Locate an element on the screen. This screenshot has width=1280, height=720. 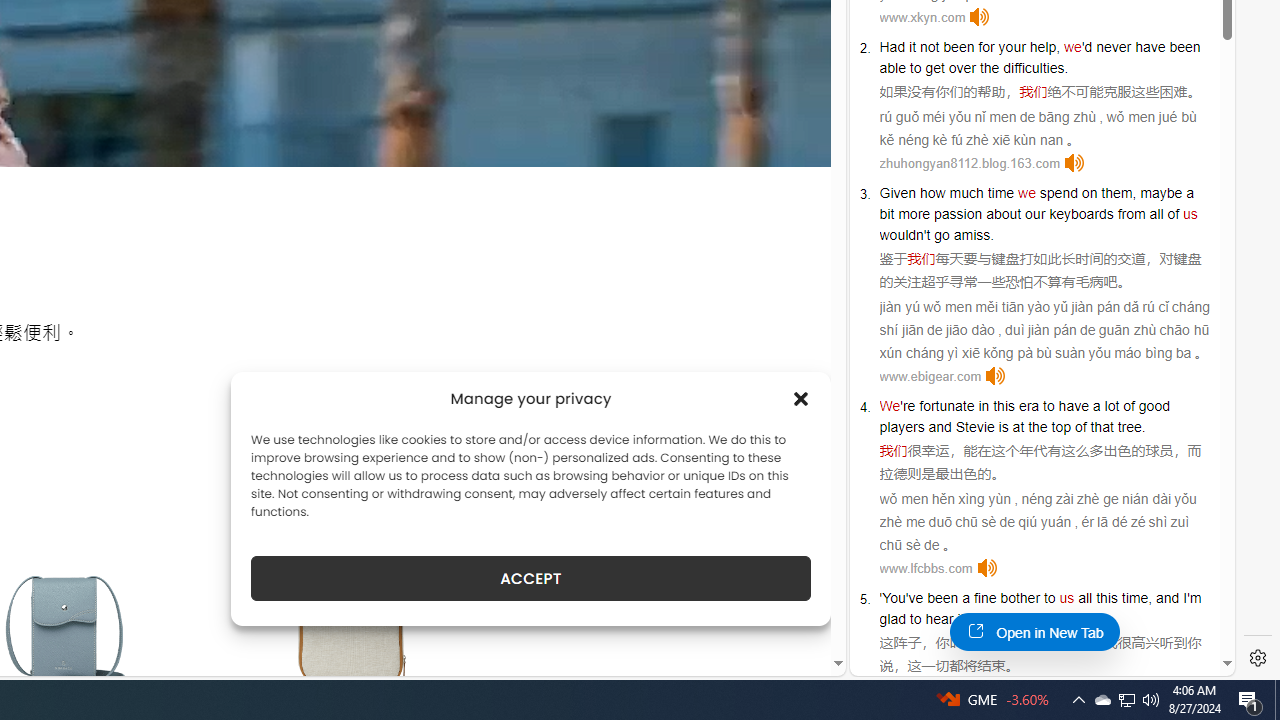
'top' is located at coordinates (1060, 425).